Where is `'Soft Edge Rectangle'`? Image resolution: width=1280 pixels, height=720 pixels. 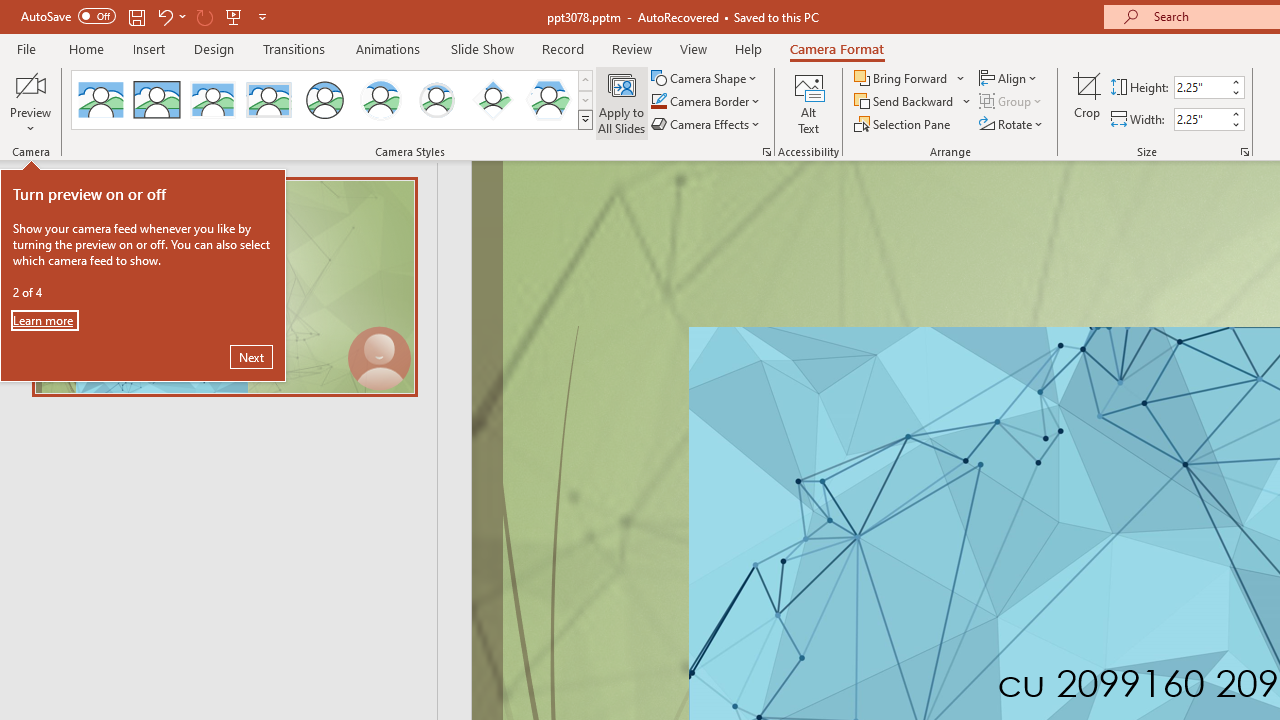
'Soft Edge Rectangle' is located at coordinates (267, 100).